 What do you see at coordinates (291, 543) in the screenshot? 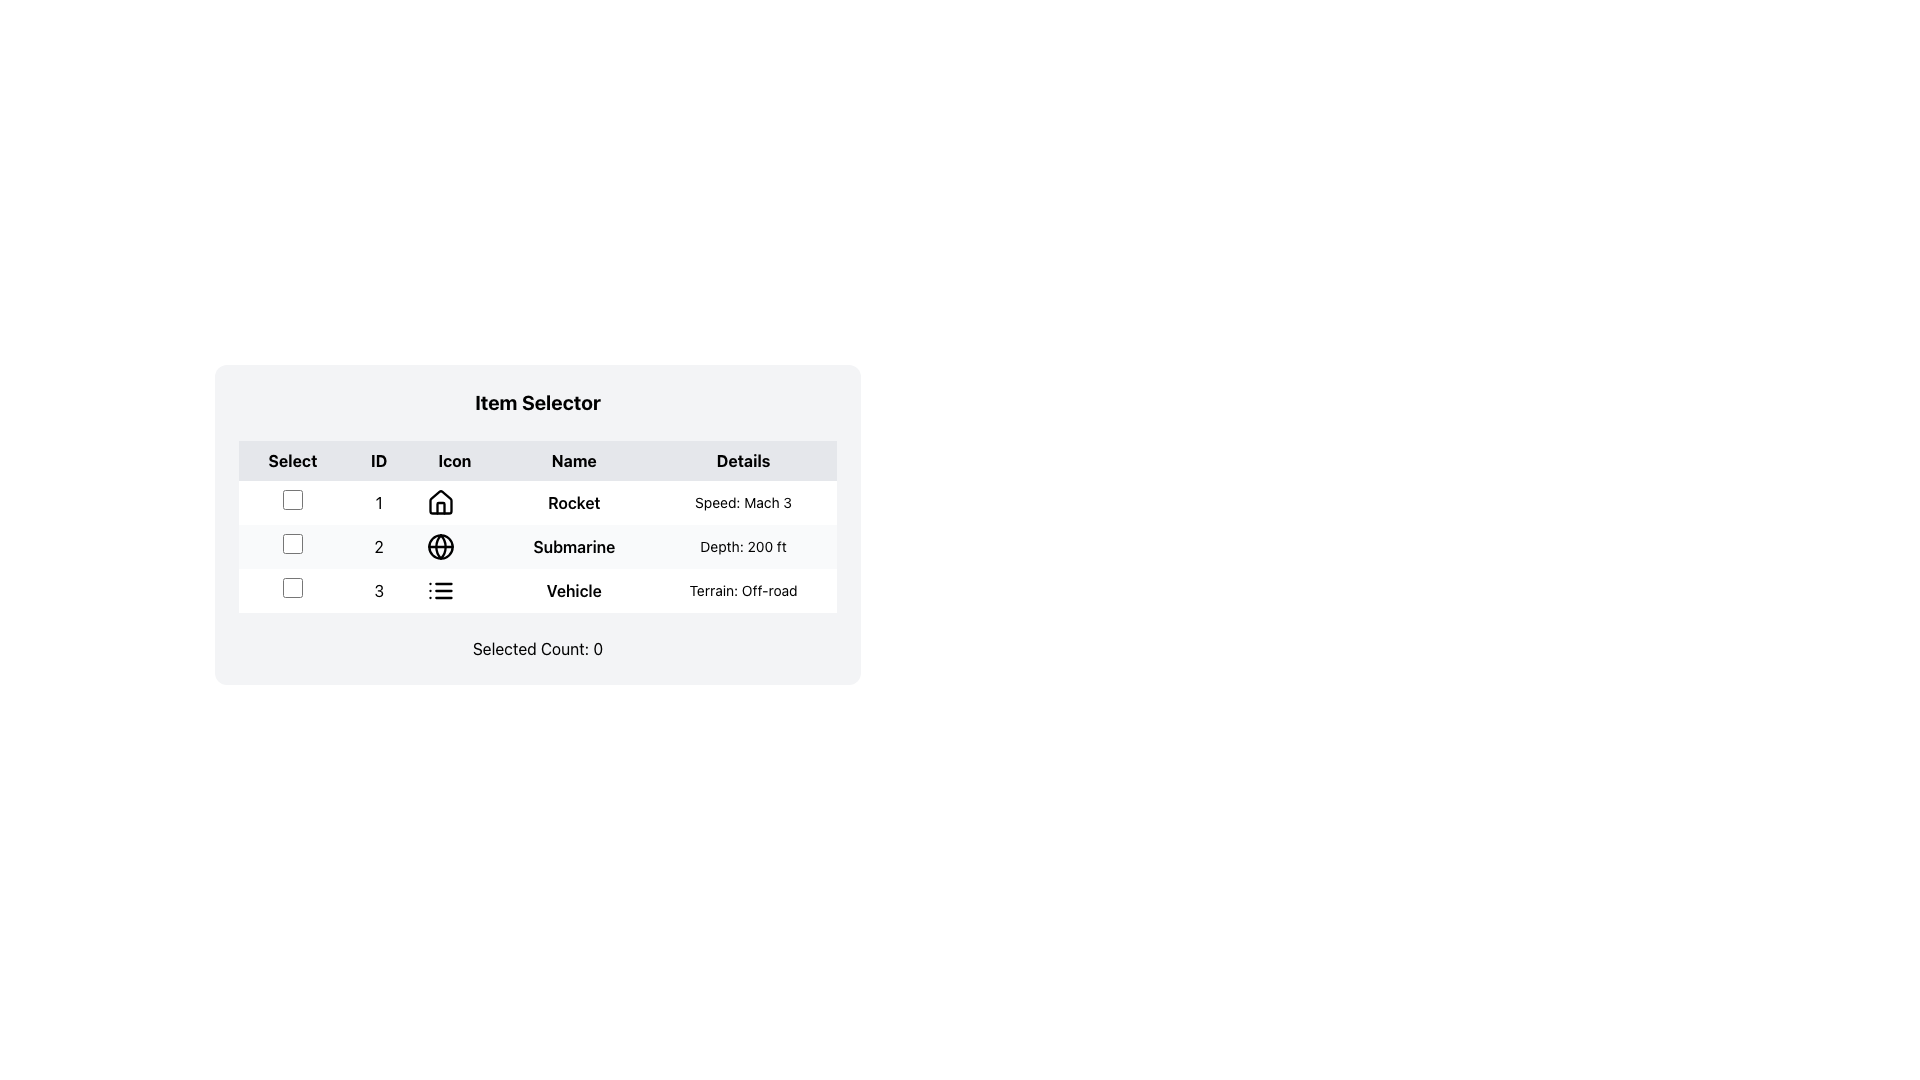
I see `the checkbox for 'Submarine' located` at bounding box center [291, 543].